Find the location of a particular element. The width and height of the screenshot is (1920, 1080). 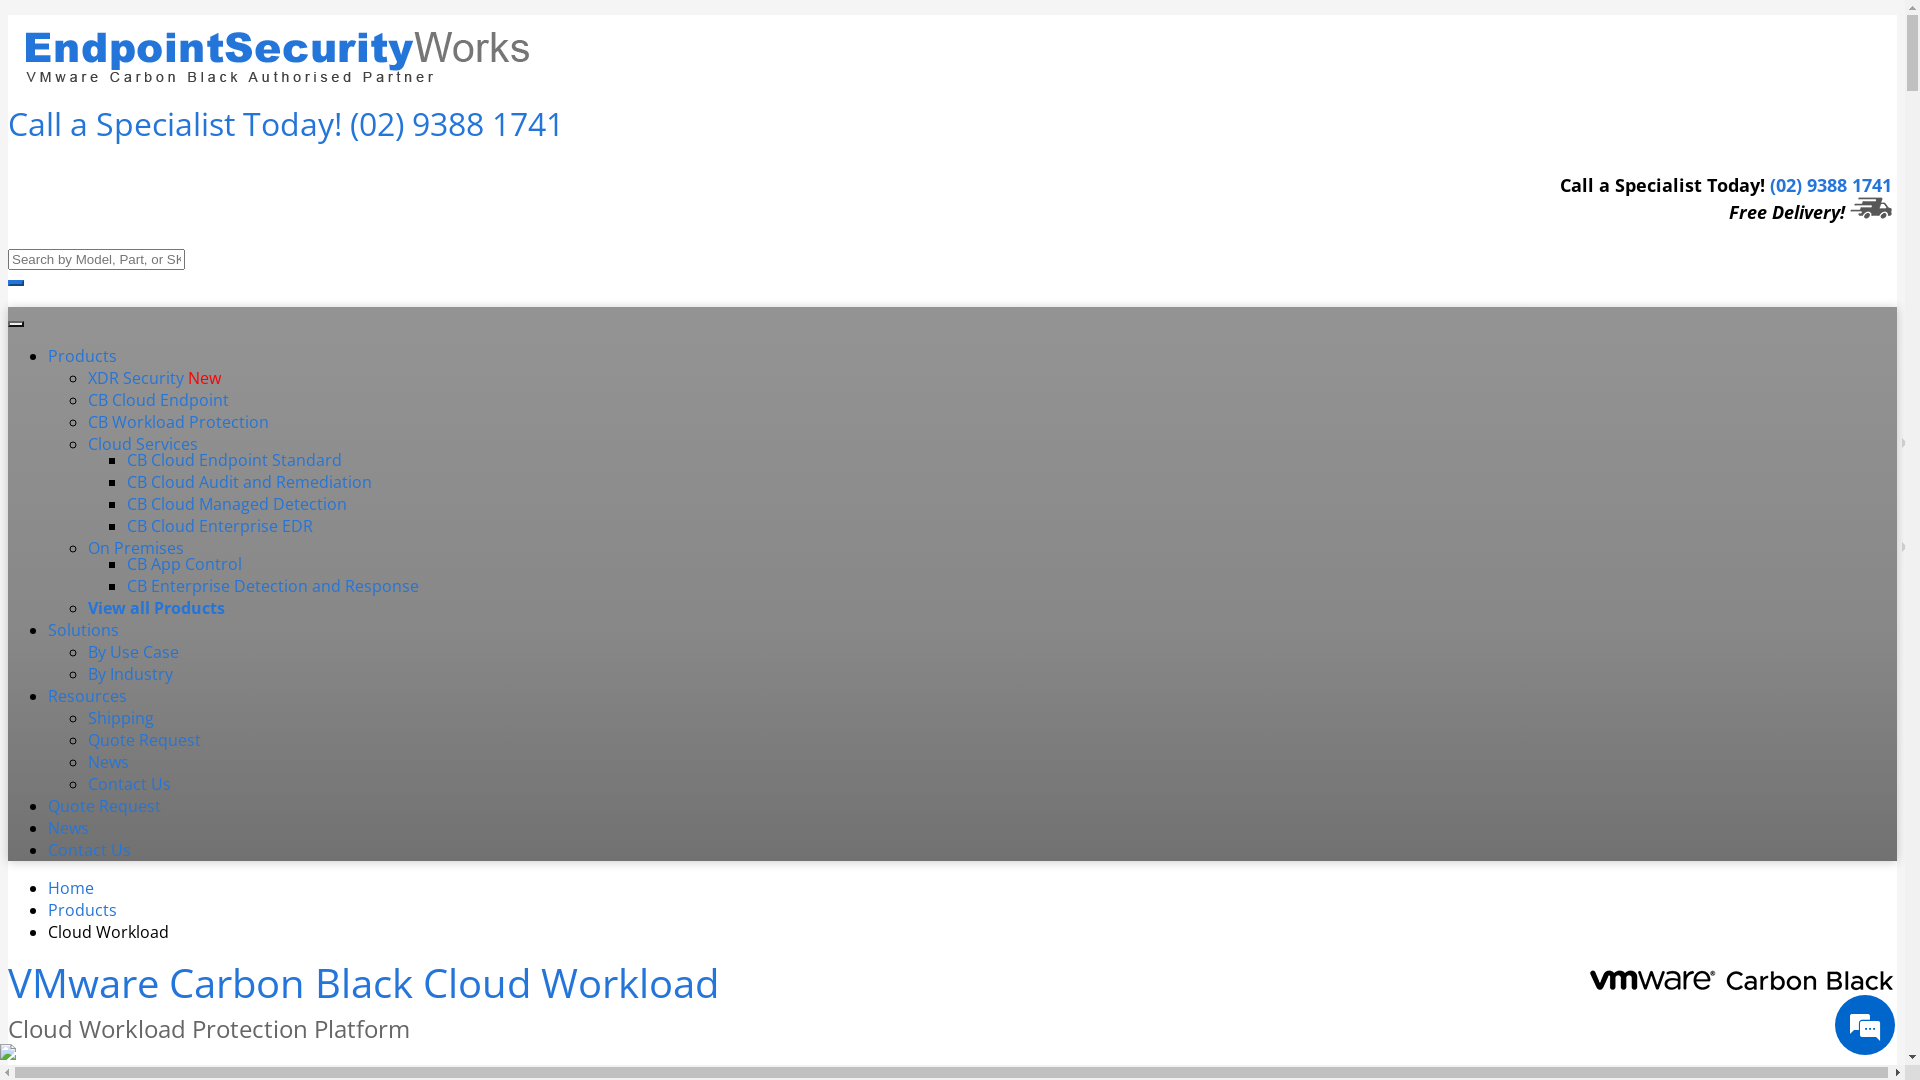

'Quote Request' is located at coordinates (143, 740).